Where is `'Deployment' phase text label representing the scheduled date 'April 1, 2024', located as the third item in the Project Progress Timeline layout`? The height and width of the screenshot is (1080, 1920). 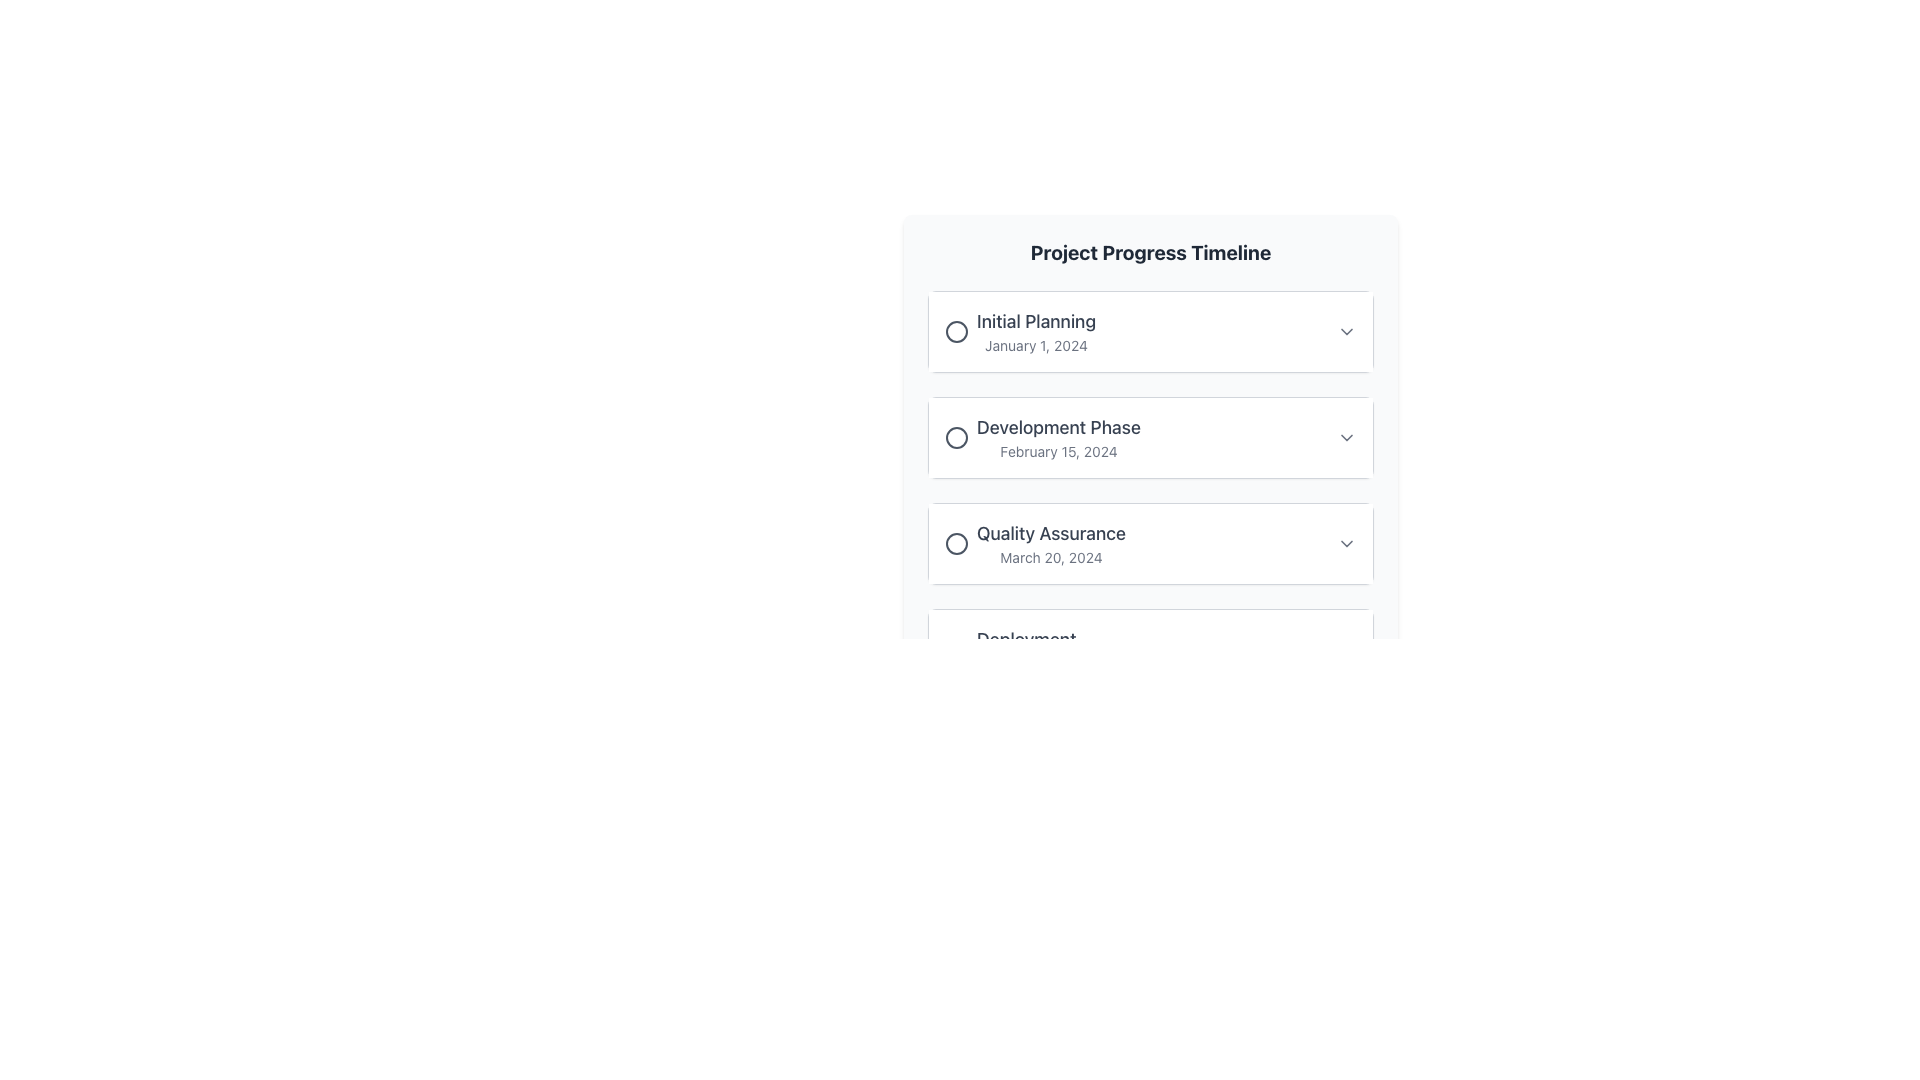 'Deployment' phase text label representing the scheduled date 'April 1, 2024', located as the third item in the Project Progress Timeline layout is located at coordinates (1026, 650).